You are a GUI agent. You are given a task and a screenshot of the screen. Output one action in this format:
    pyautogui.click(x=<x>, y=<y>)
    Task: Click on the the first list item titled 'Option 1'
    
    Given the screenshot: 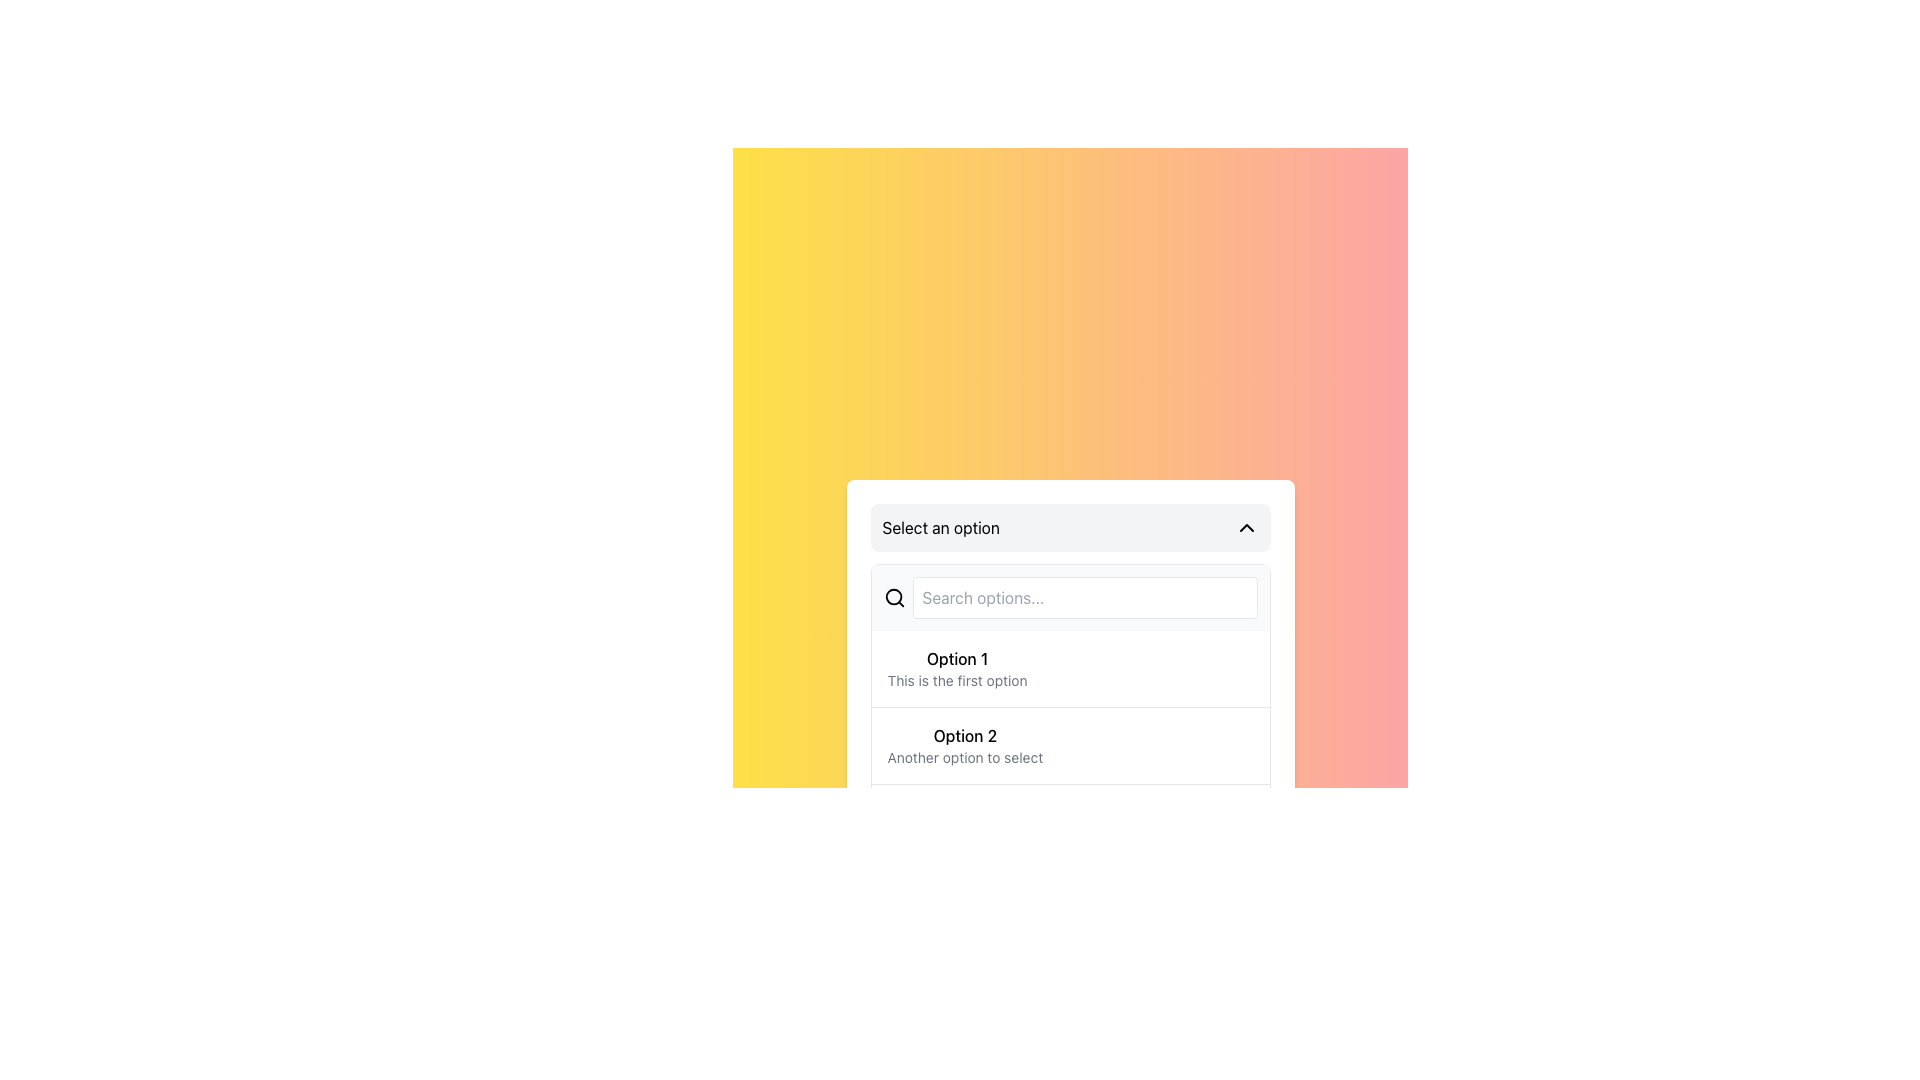 What is the action you would take?
    pyautogui.click(x=955, y=668)
    